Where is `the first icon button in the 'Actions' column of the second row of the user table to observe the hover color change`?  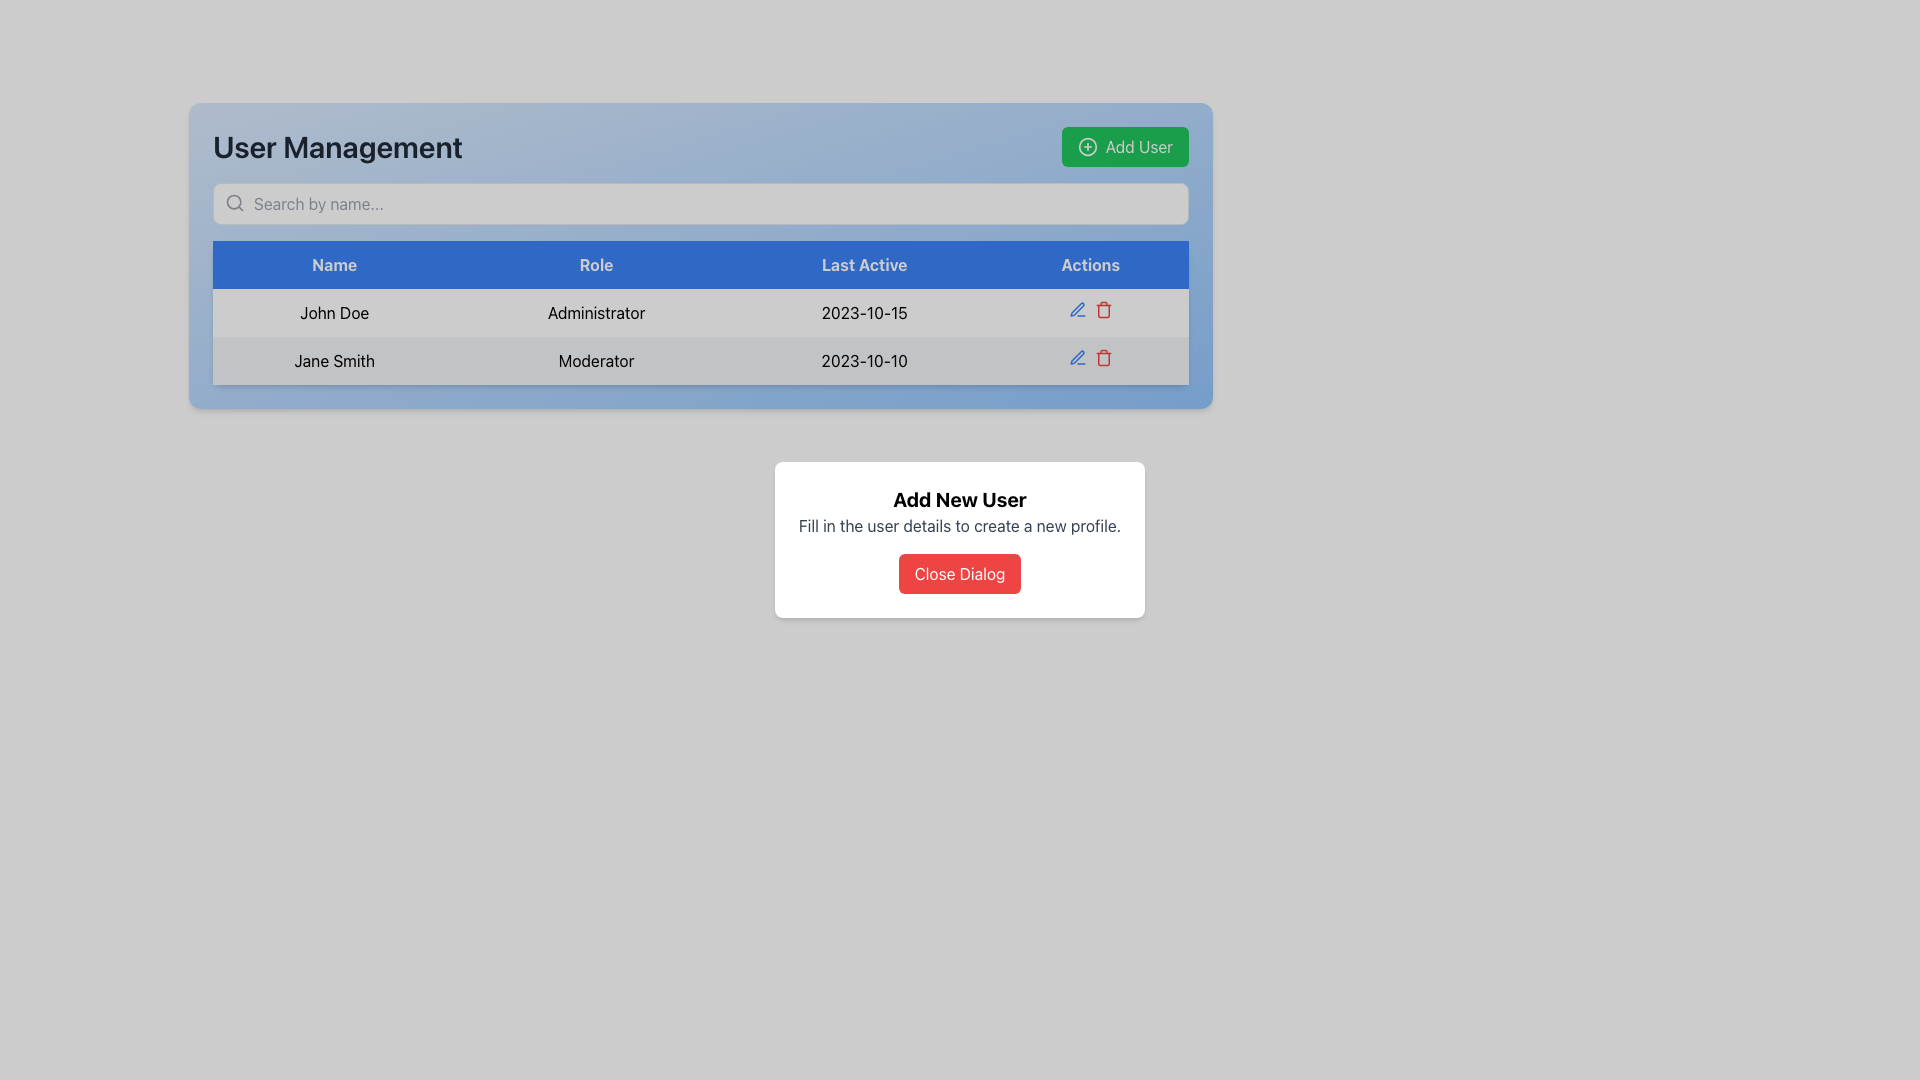 the first icon button in the 'Actions' column of the second row of the user table to observe the hover color change is located at coordinates (1076, 309).